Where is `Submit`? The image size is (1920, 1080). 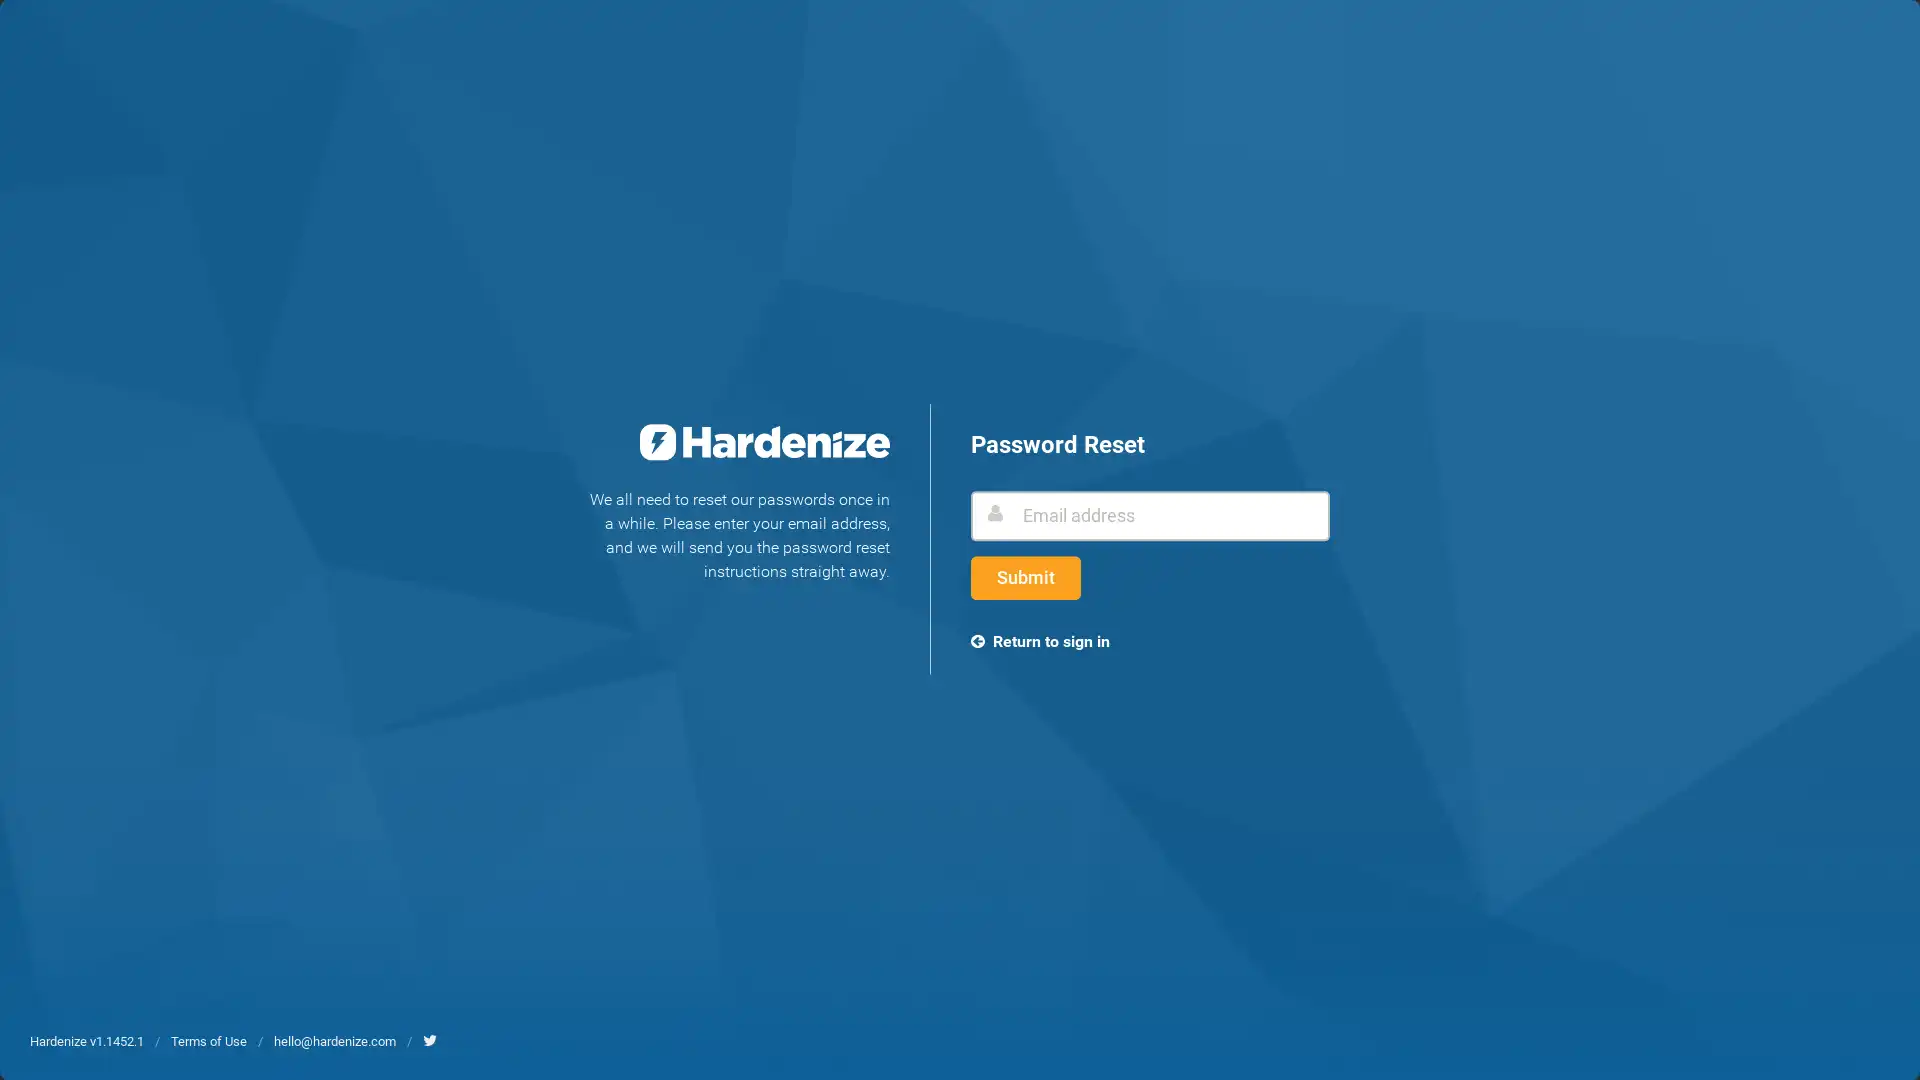
Submit is located at coordinates (1026, 578).